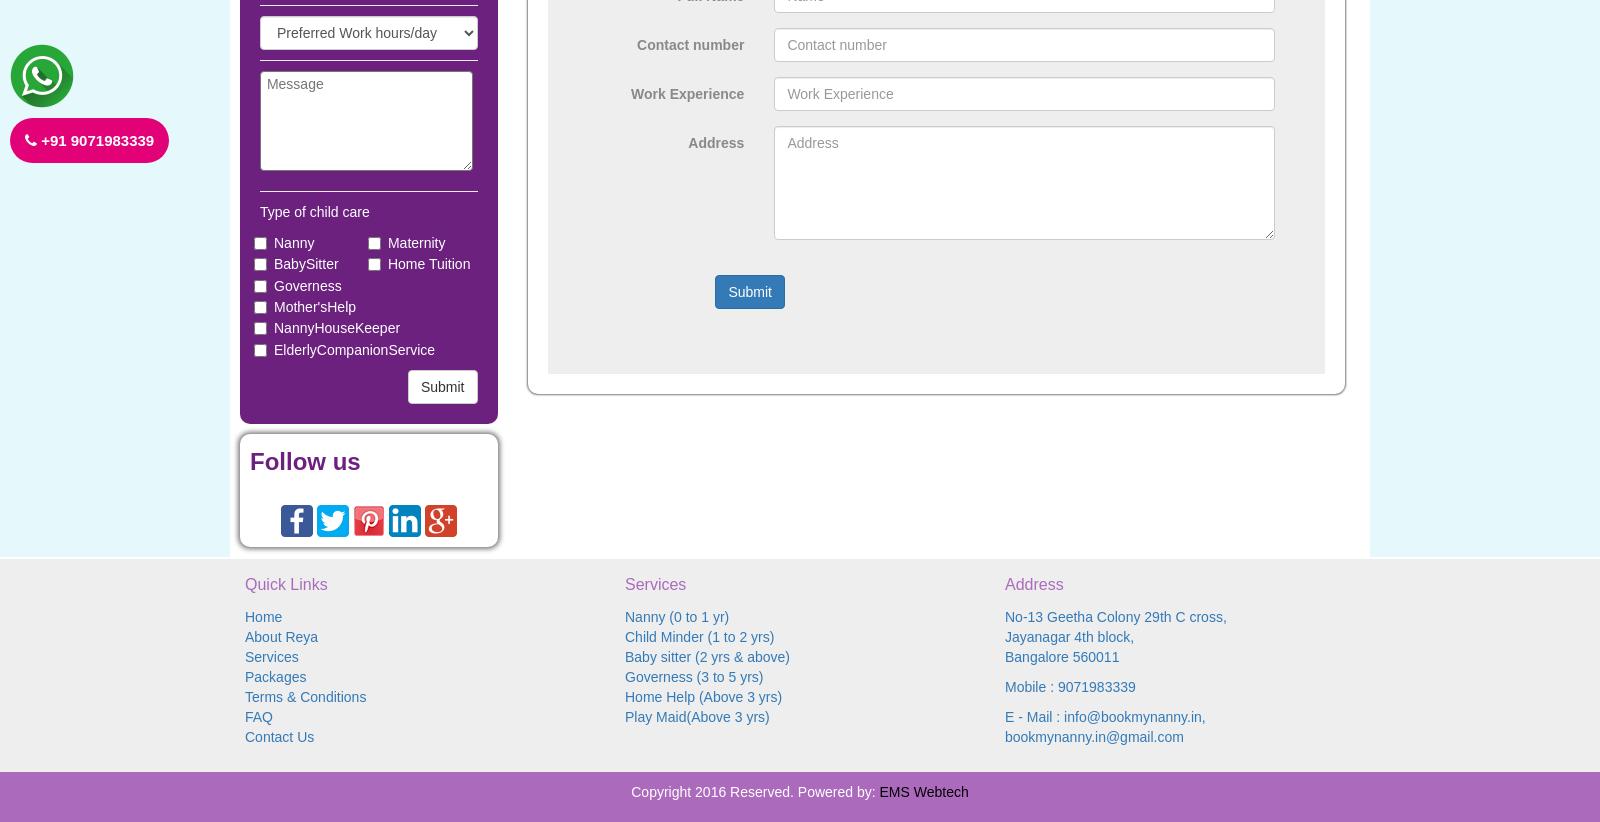  Describe the element at coordinates (274, 263) in the screenshot. I see `'BabySitter'` at that location.